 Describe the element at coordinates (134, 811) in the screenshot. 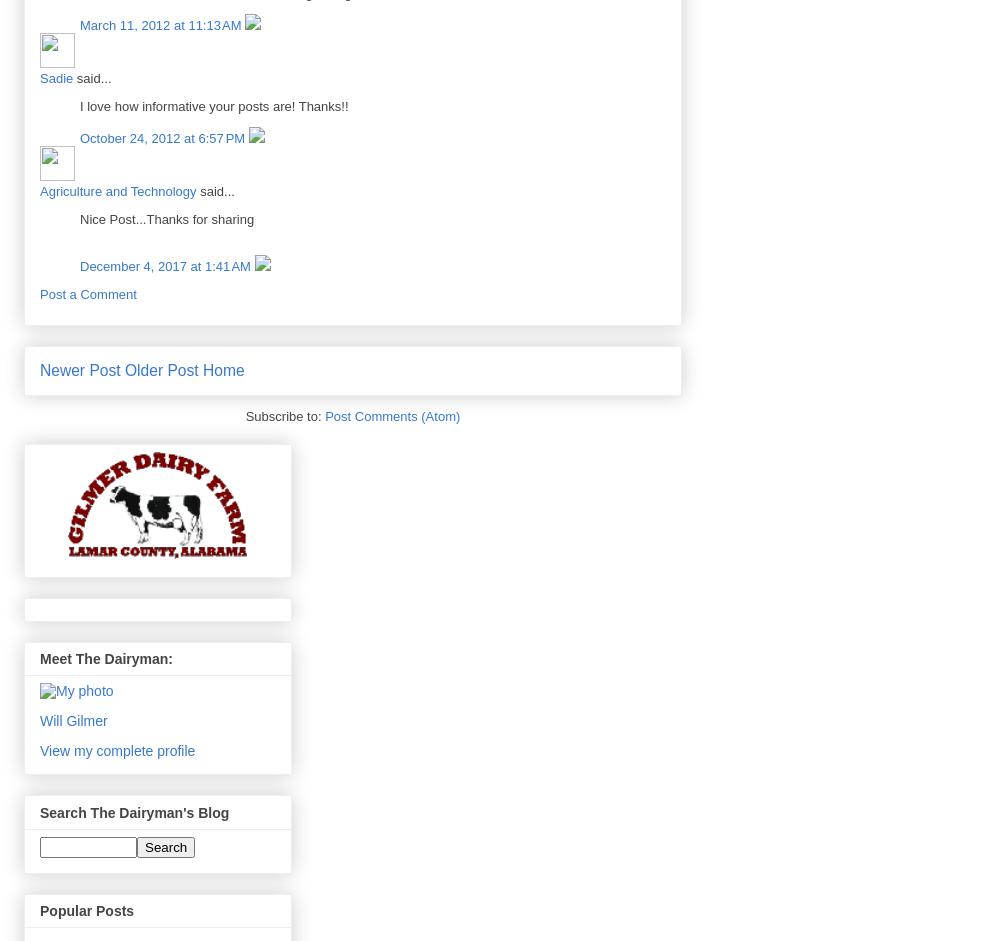

I see `'Search The Dairyman's Blog'` at that location.